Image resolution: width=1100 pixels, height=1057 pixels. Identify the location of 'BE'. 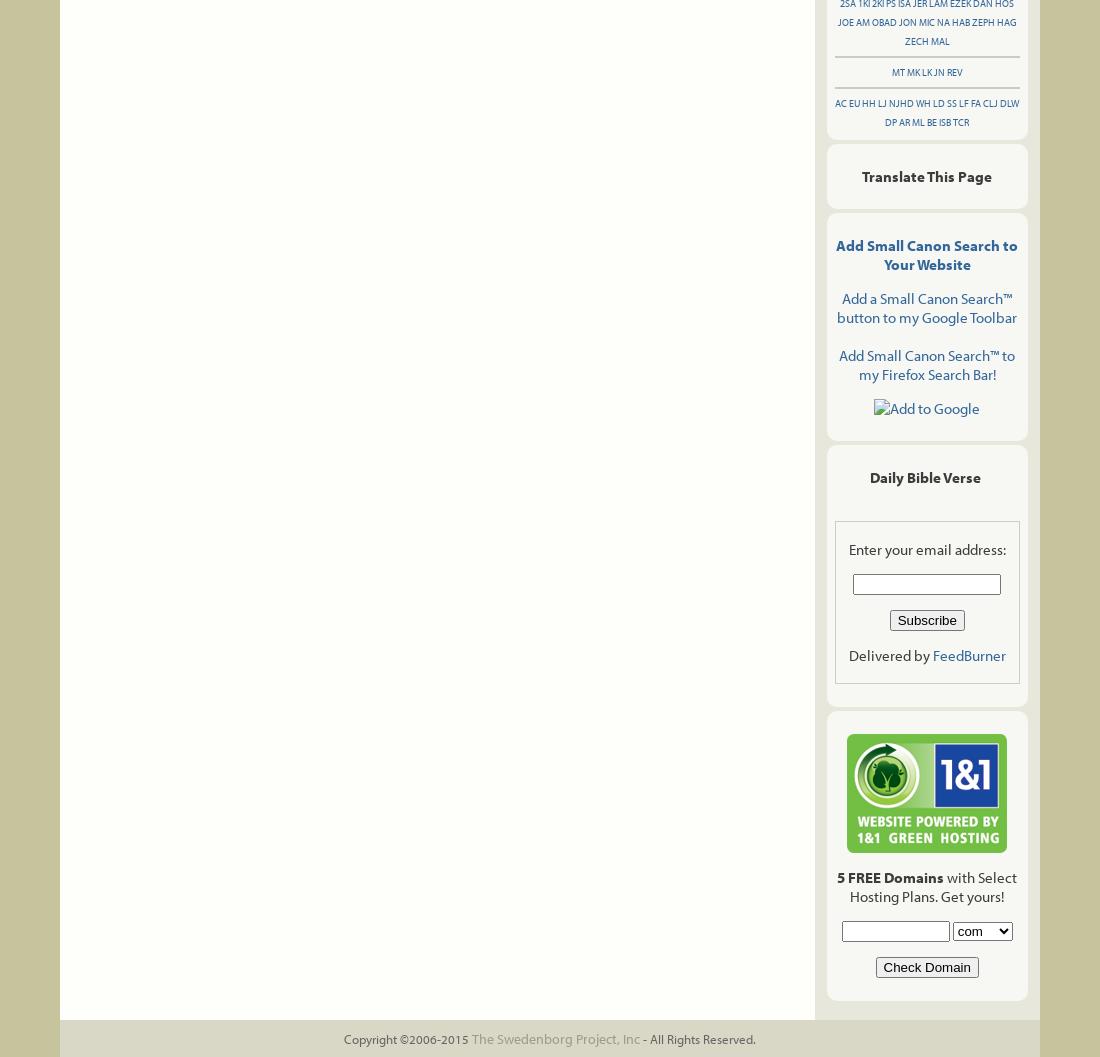
(932, 121).